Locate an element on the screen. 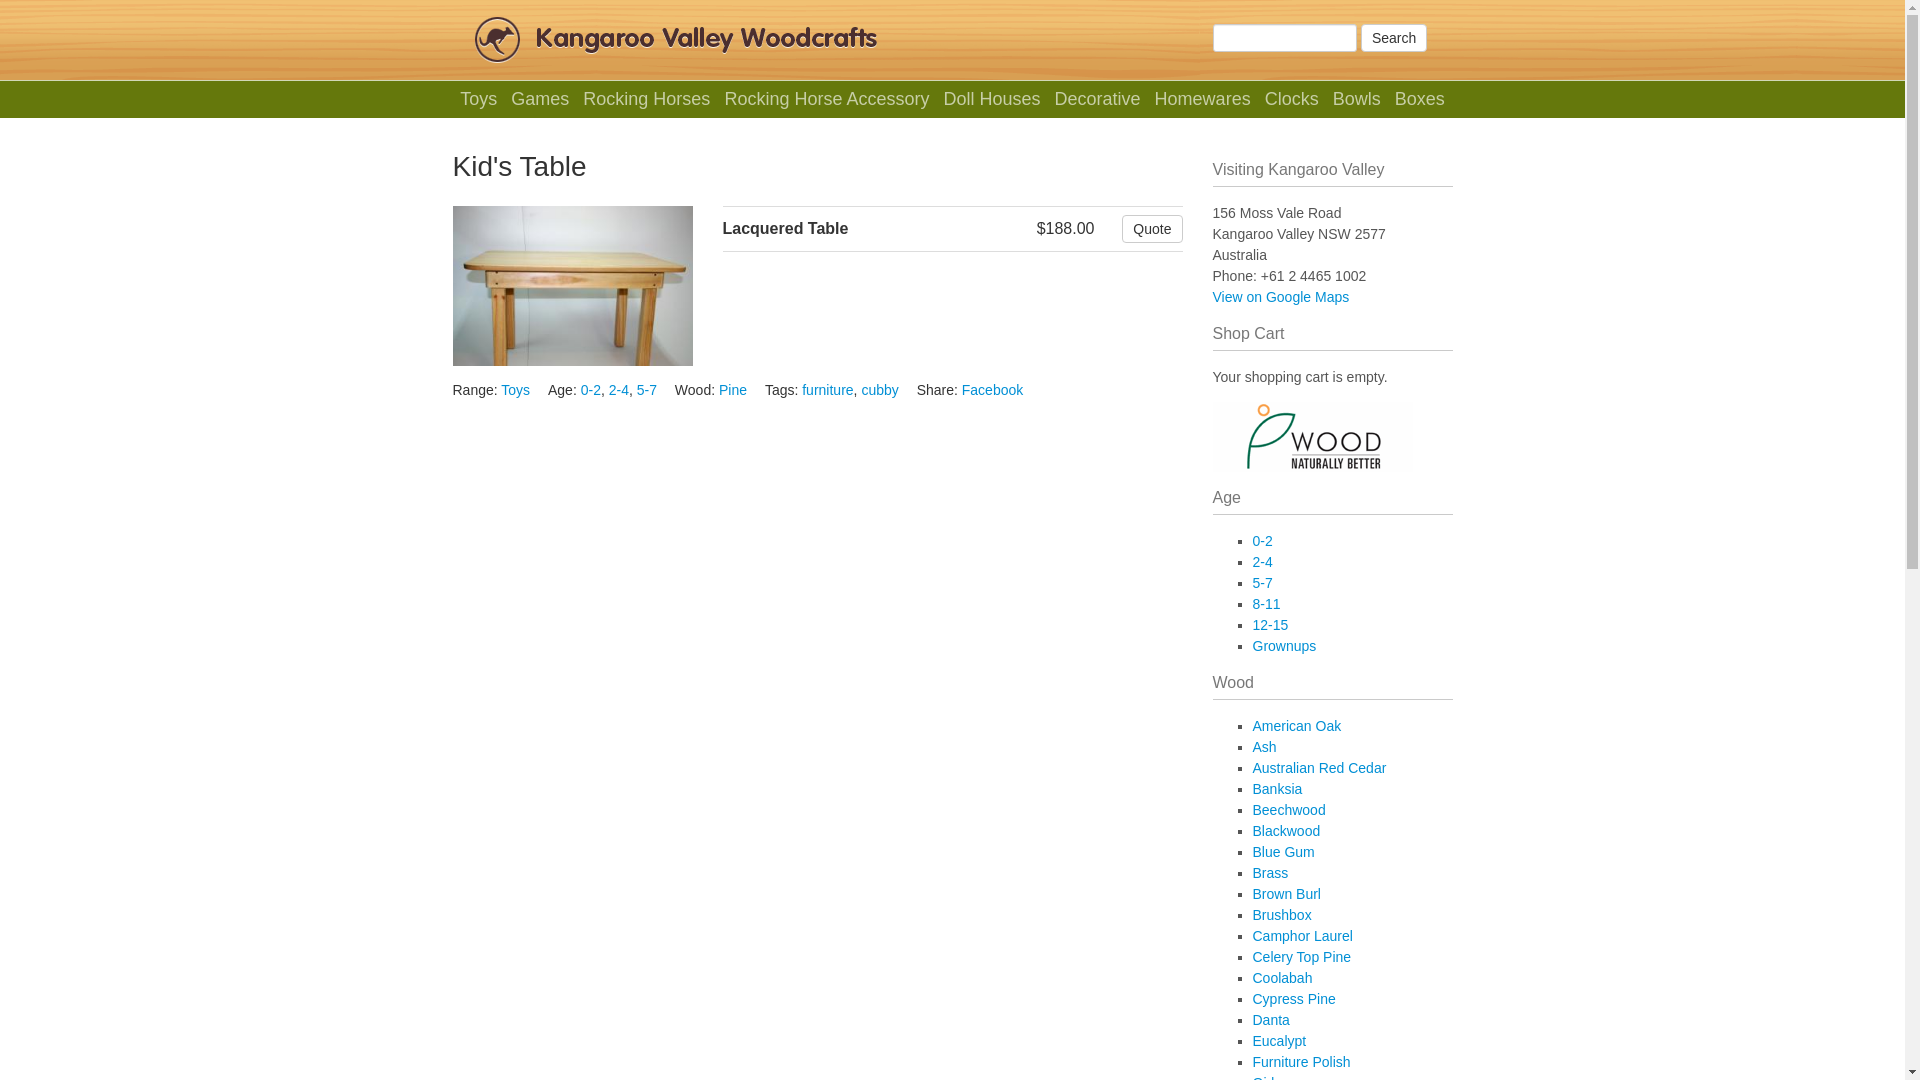 This screenshot has height=1080, width=1920. 'Facebook' is located at coordinates (992, 389).